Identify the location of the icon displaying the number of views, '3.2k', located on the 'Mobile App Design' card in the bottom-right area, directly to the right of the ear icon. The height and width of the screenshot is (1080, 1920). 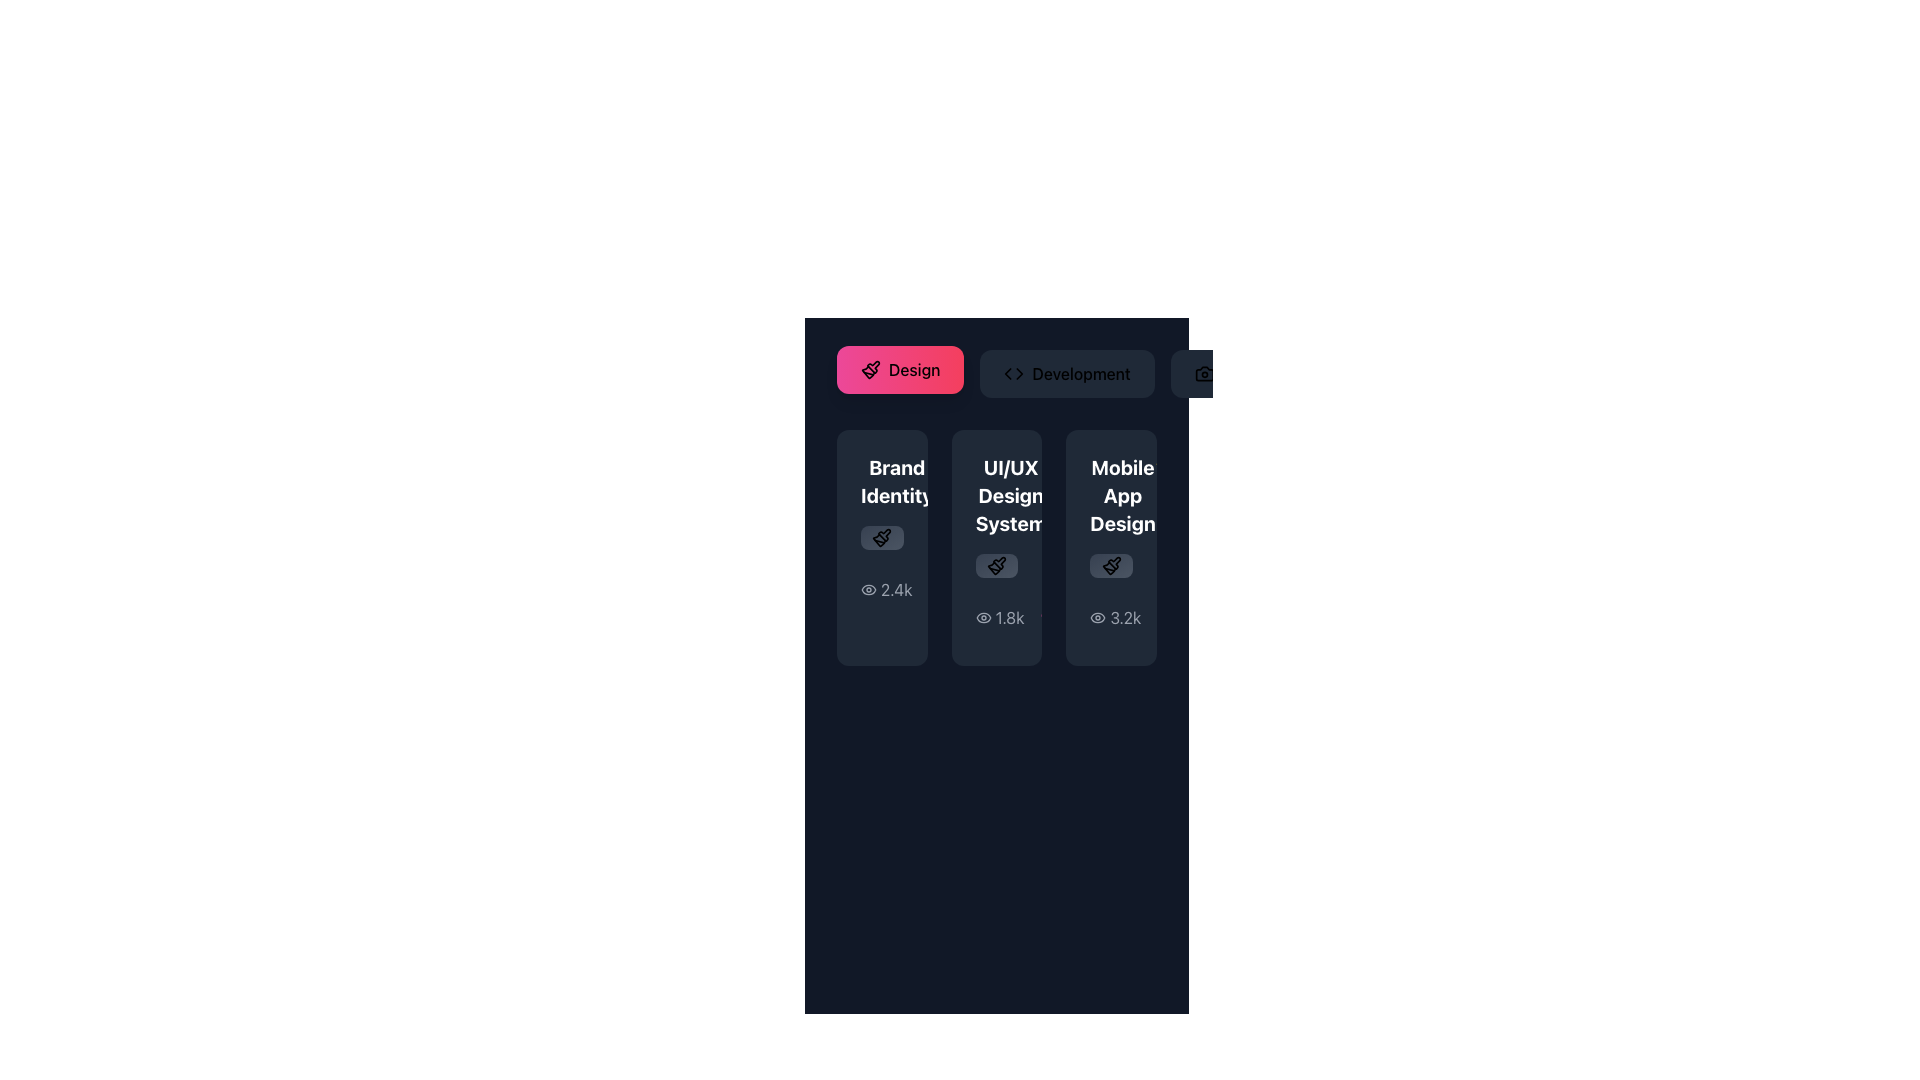
(1114, 616).